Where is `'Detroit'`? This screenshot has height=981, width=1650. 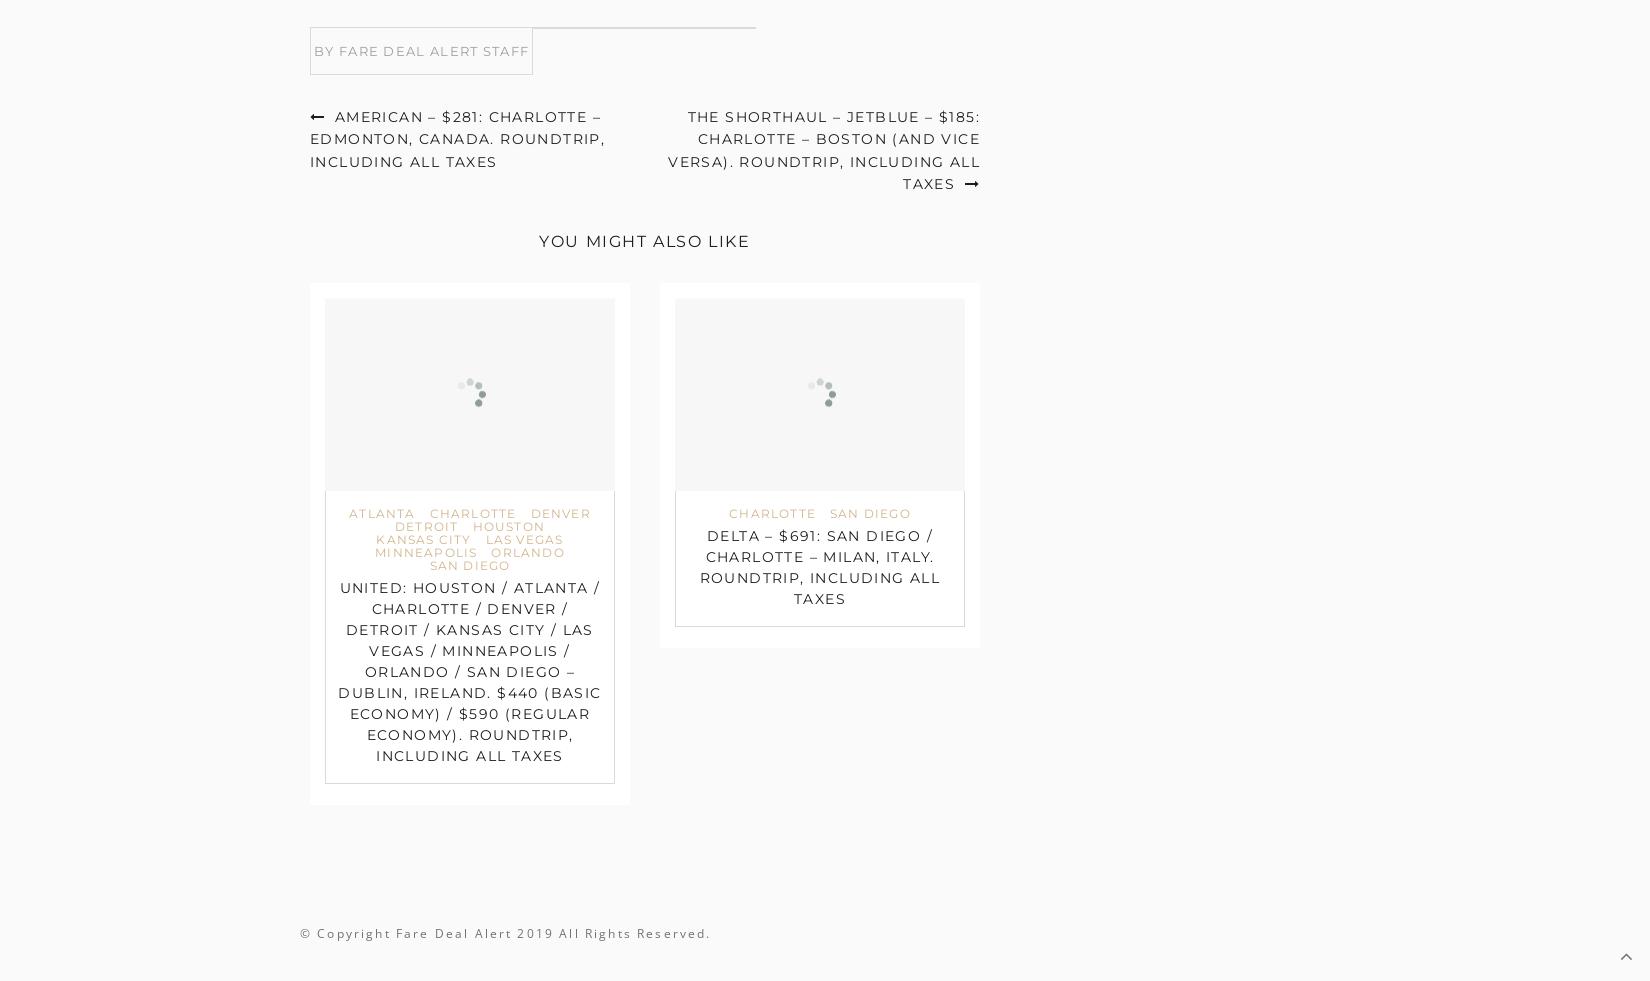 'Detroit' is located at coordinates (425, 526).